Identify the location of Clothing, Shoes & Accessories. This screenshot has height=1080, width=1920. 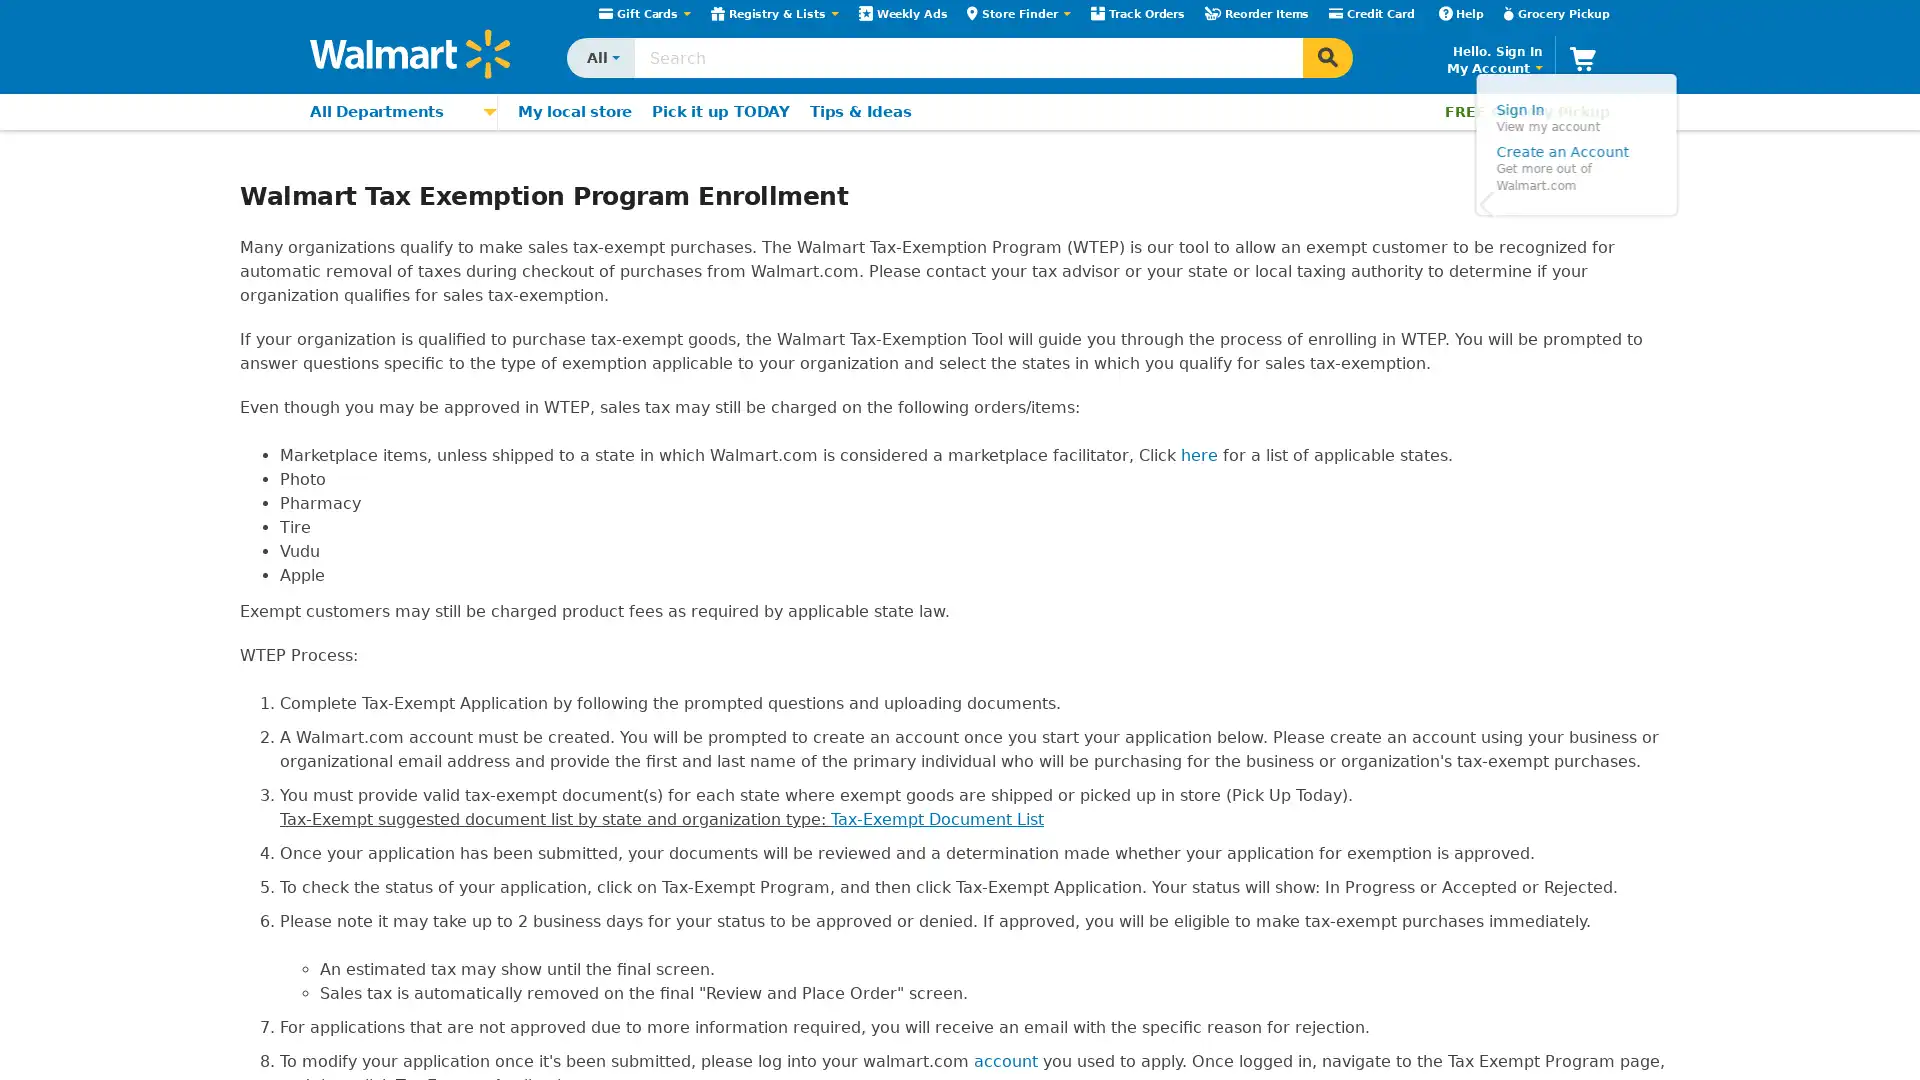
(388, 311).